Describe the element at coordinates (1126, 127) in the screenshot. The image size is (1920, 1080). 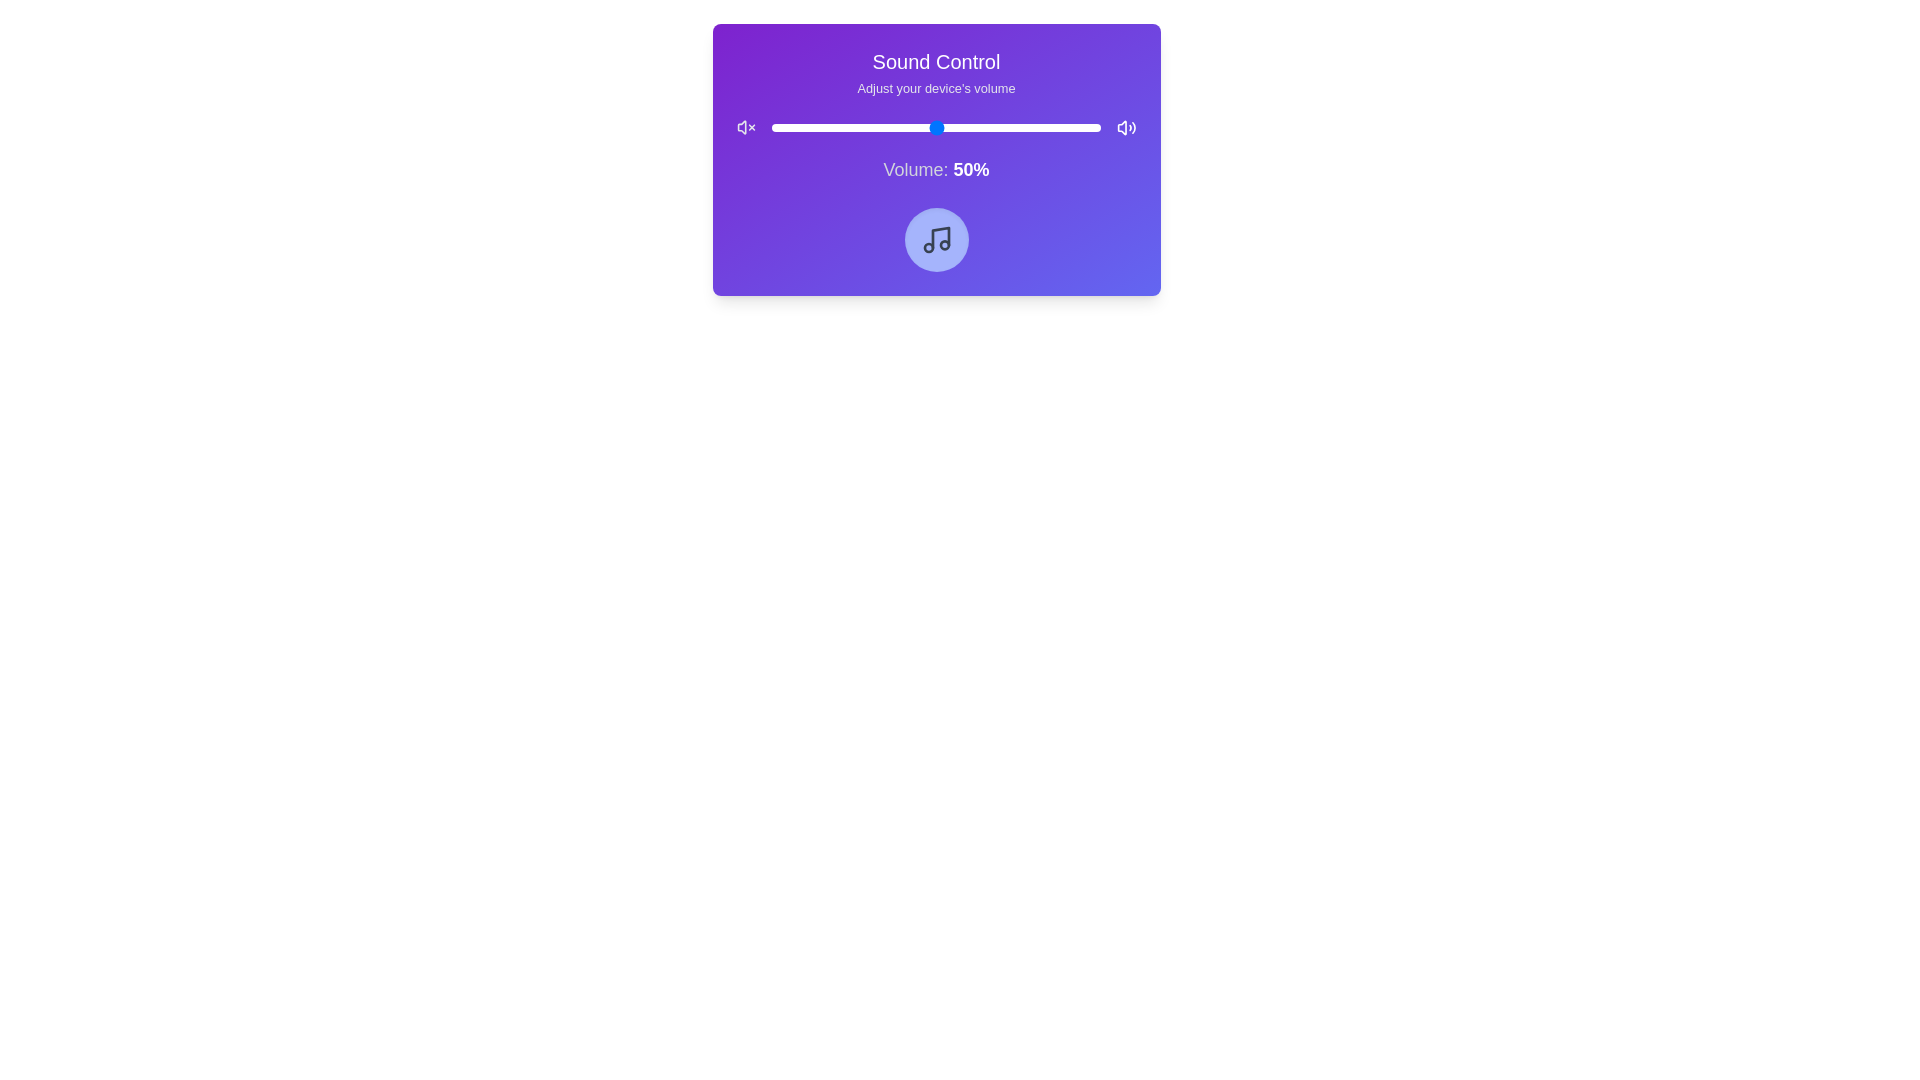
I see `the right volume icon` at that location.